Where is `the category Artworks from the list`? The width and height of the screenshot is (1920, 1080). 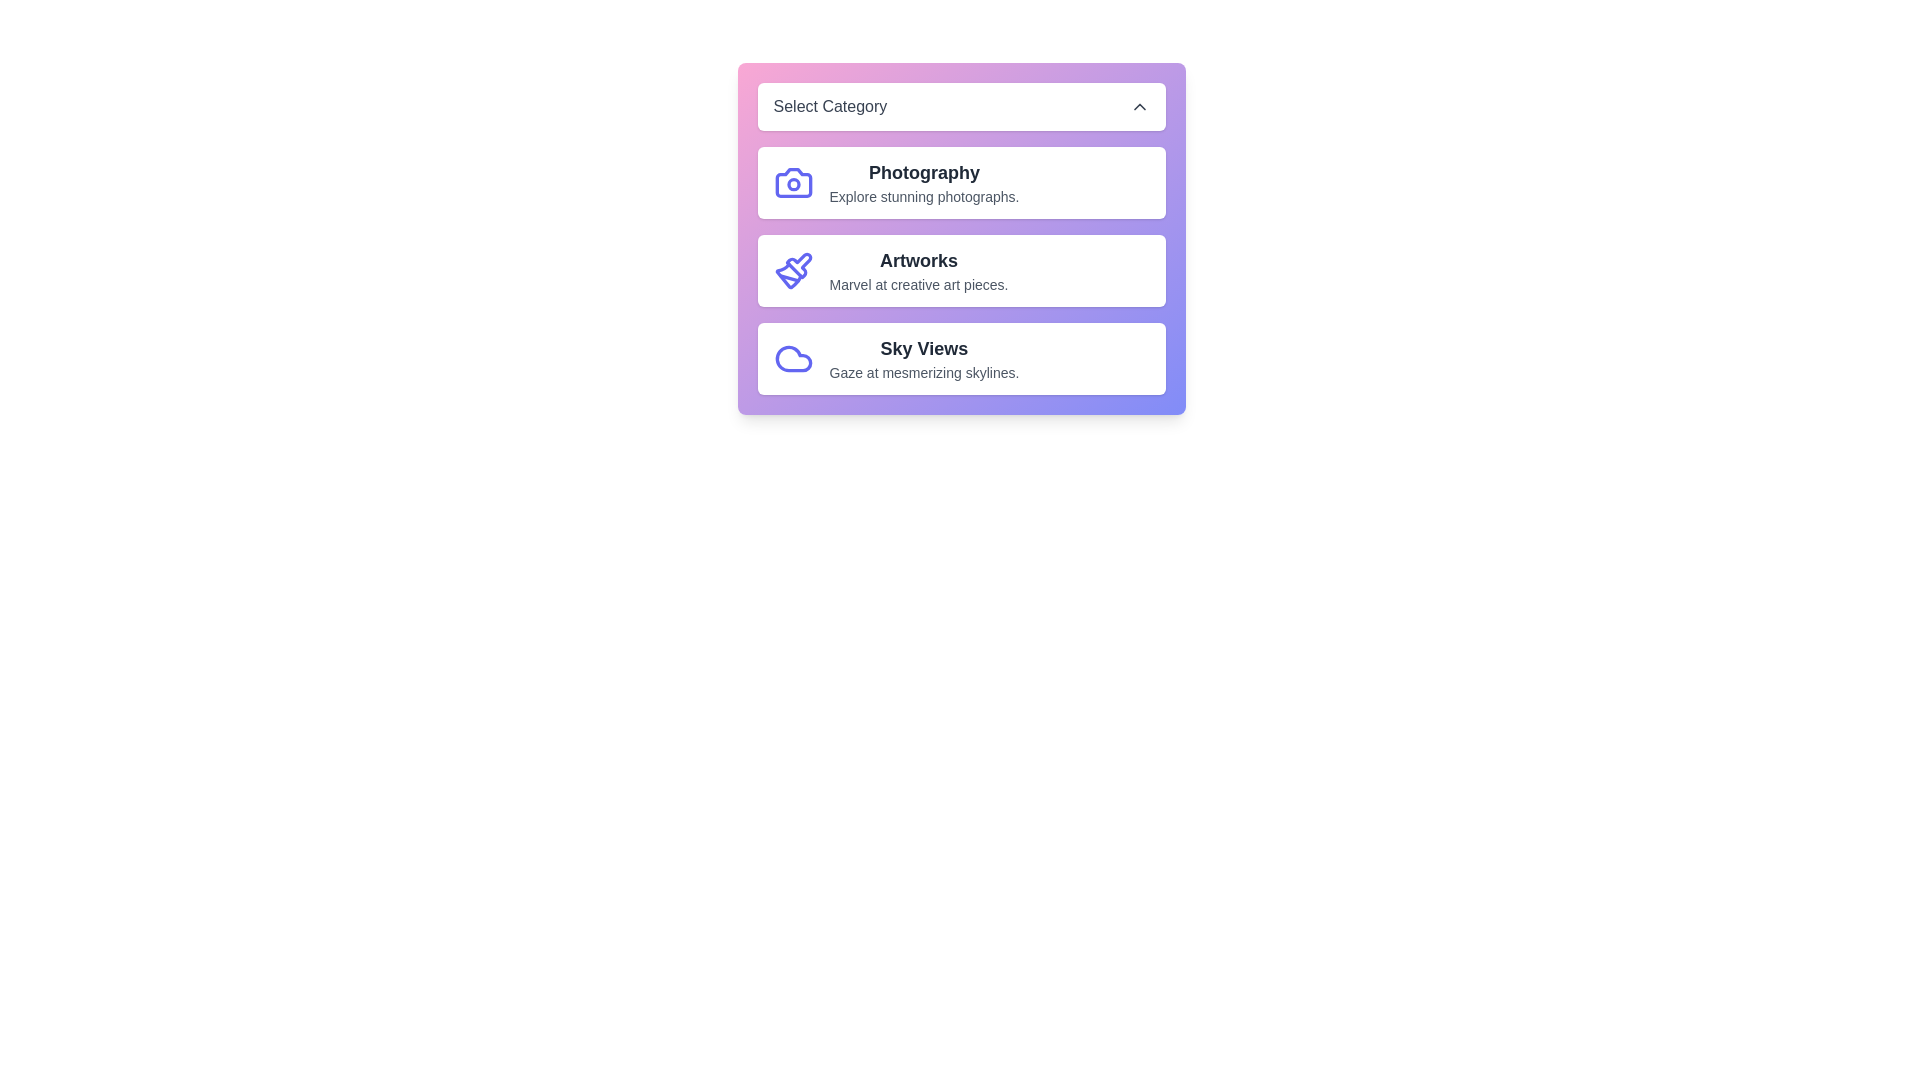
the category Artworks from the list is located at coordinates (961, 270).